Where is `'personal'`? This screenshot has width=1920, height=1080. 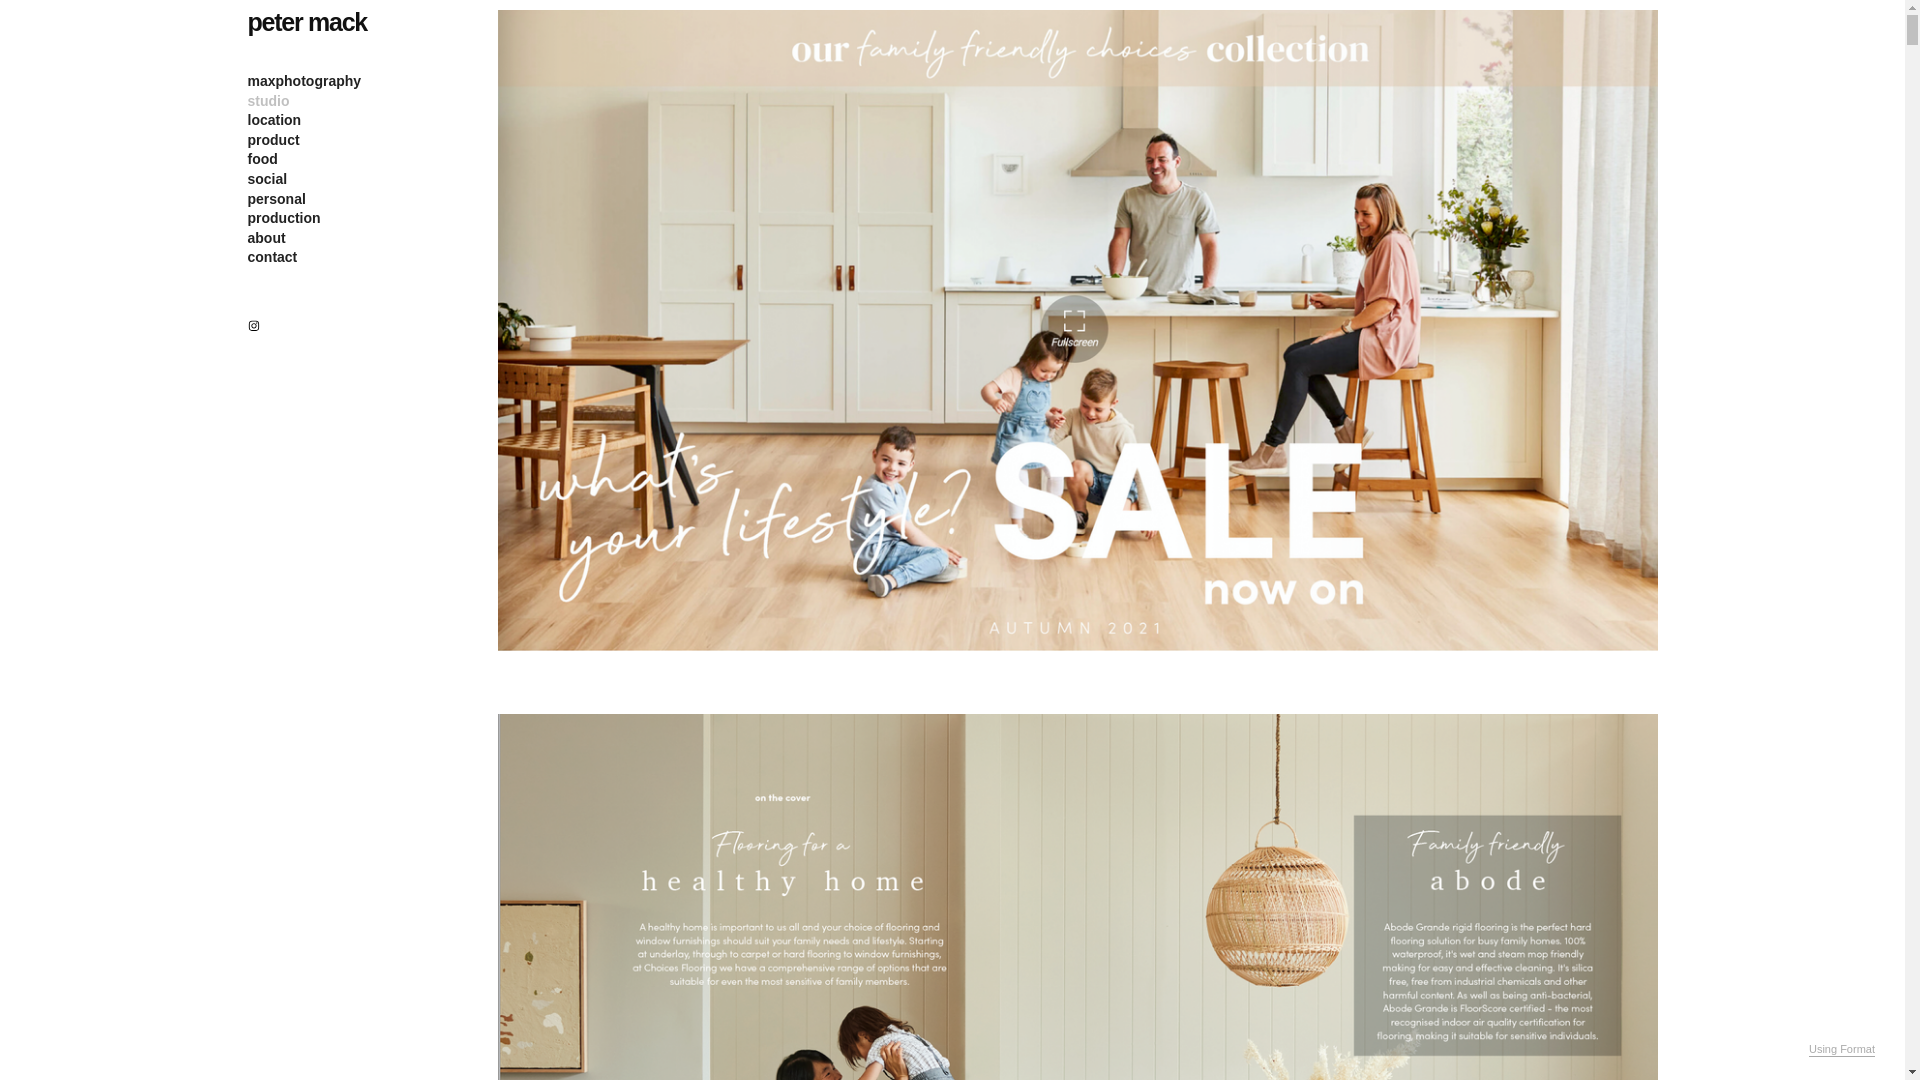 'personal' is located at coordinates (247, 199).